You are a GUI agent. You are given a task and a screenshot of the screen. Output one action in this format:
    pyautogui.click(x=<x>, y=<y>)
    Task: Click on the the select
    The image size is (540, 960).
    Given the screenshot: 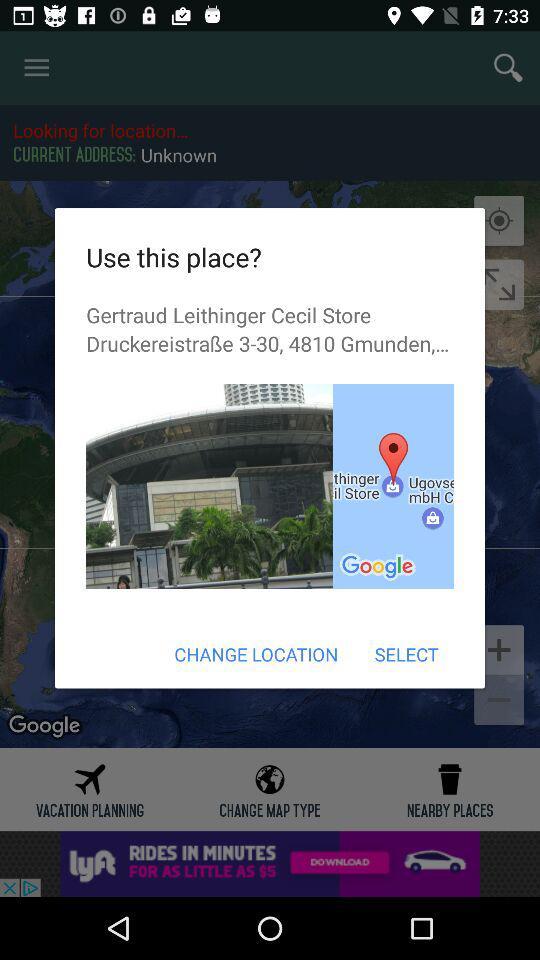 What is the action you would take?
    pyautogui.click(x=405, y=653)
    